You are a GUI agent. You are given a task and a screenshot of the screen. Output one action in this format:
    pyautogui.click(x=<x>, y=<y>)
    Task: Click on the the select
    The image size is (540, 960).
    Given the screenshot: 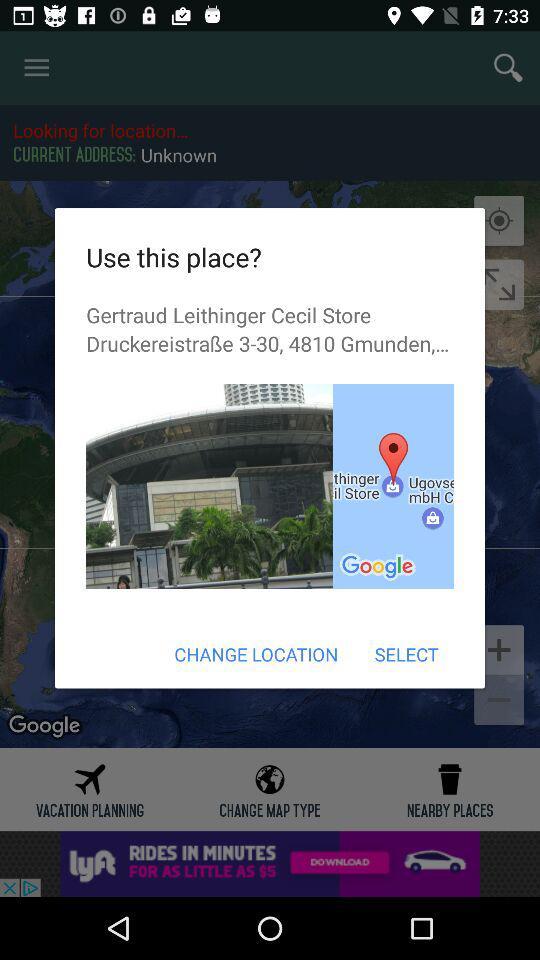 What is the action you would take?
    pyautogui.click(x=405, y=653)
    